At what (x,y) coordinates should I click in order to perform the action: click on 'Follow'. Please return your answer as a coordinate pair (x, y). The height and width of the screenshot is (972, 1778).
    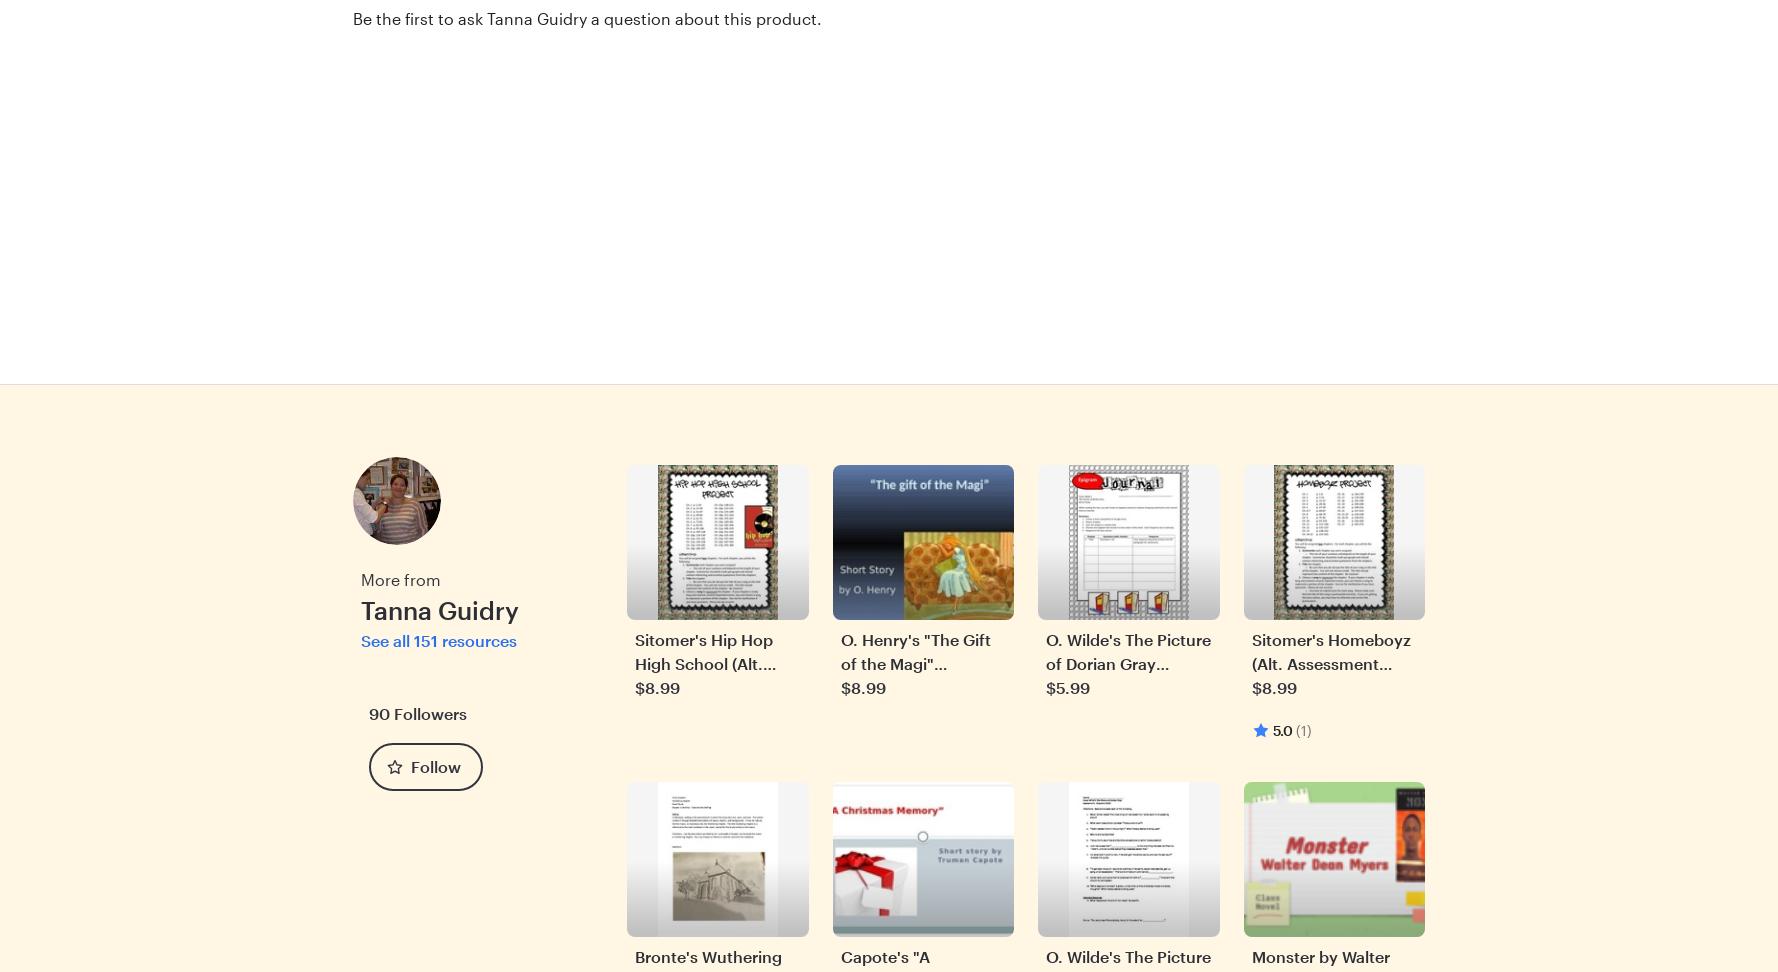
    Looking at the image, I should click on (435, 766).